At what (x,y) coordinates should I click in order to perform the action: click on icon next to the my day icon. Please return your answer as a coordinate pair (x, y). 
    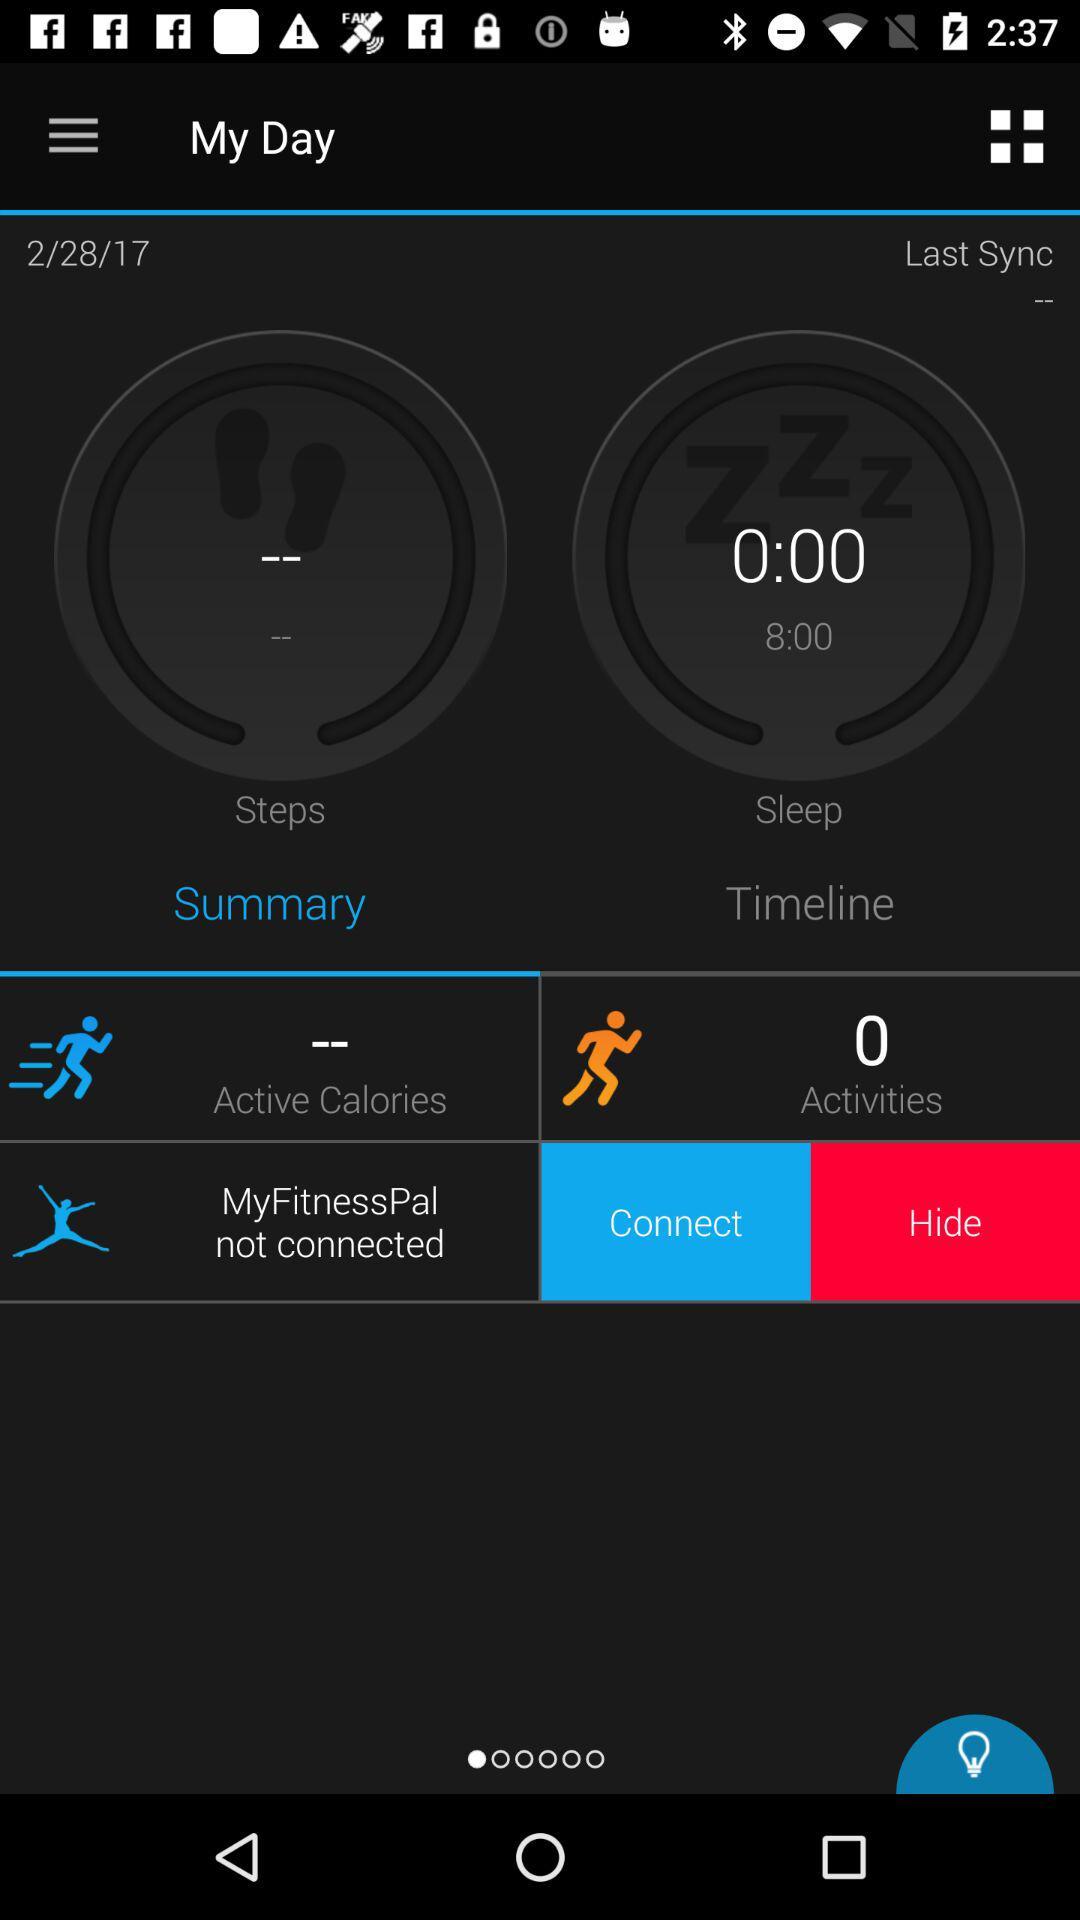
    Looking at the image, I should click on (72, 135).